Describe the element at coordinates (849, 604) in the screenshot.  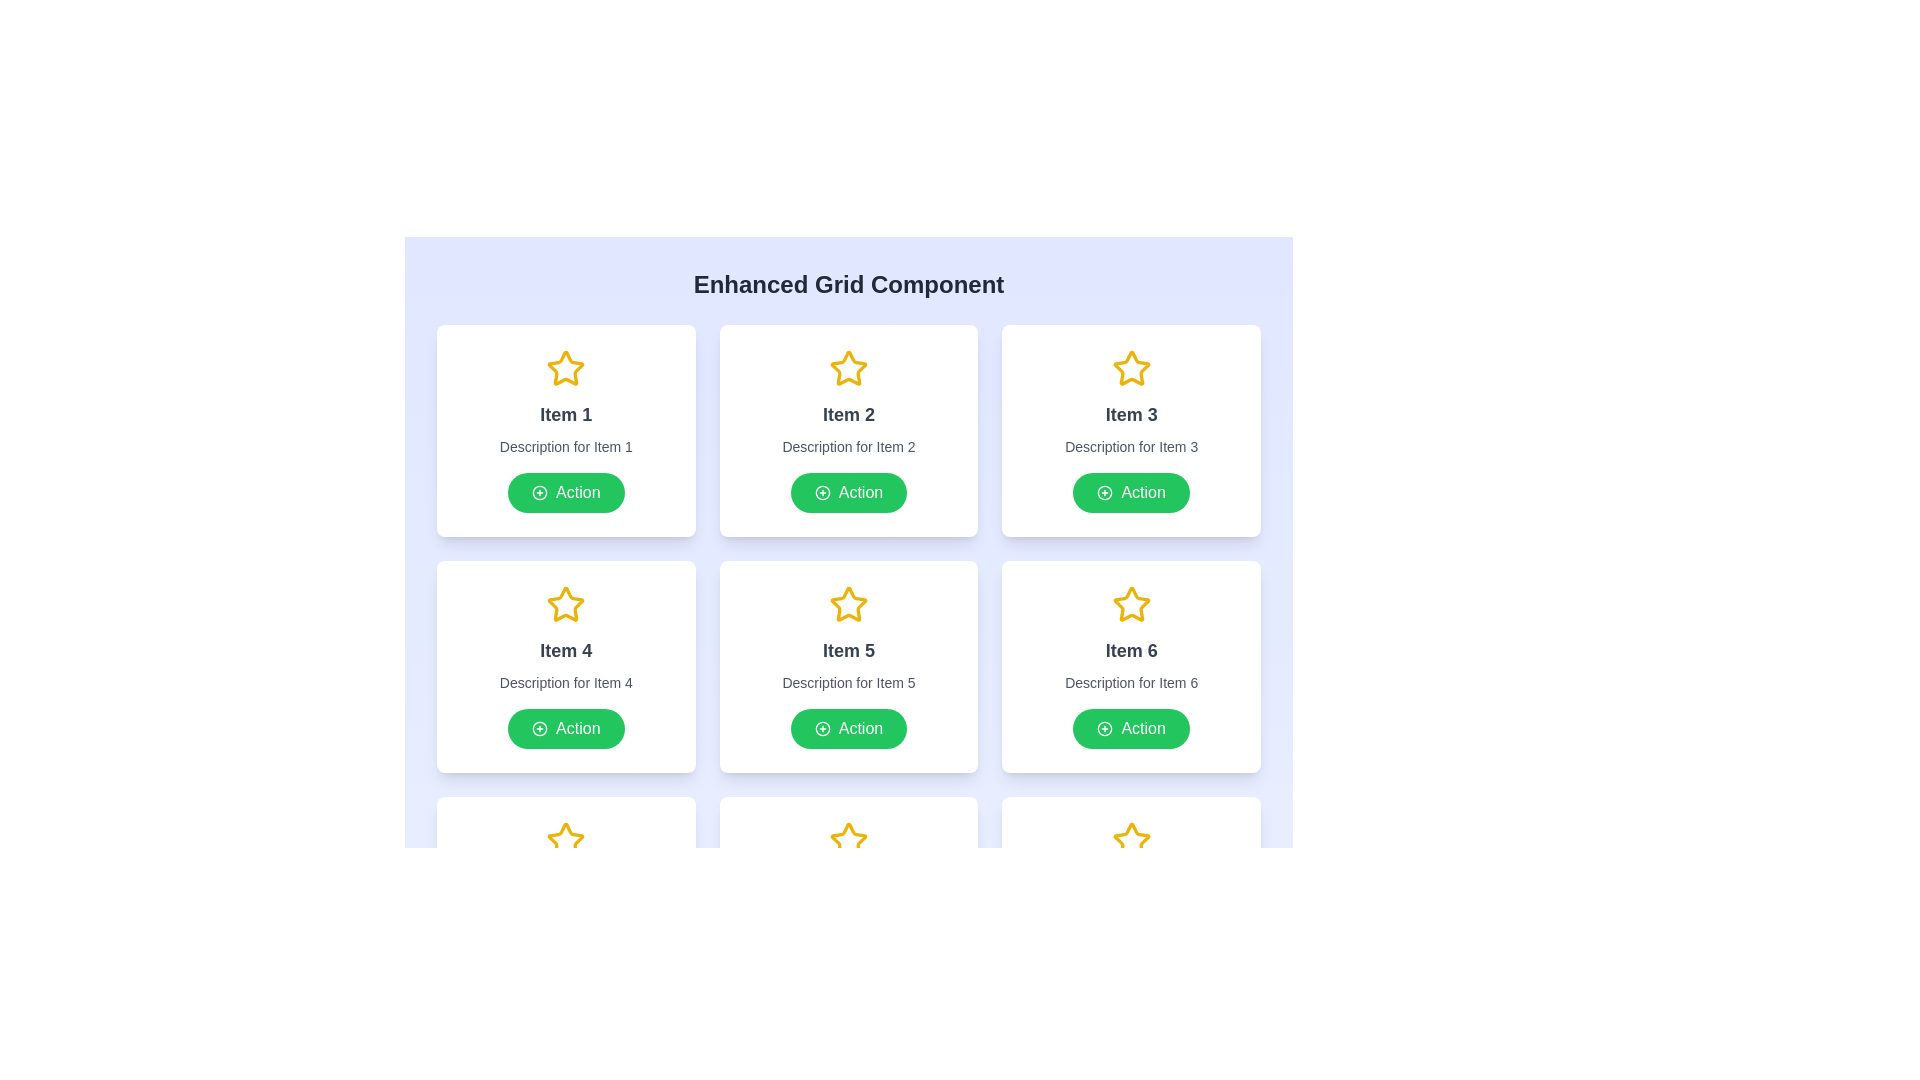
I see `the favorite icon located at the top center of the card labeled 'Item 5' in the grid layout` at that location.